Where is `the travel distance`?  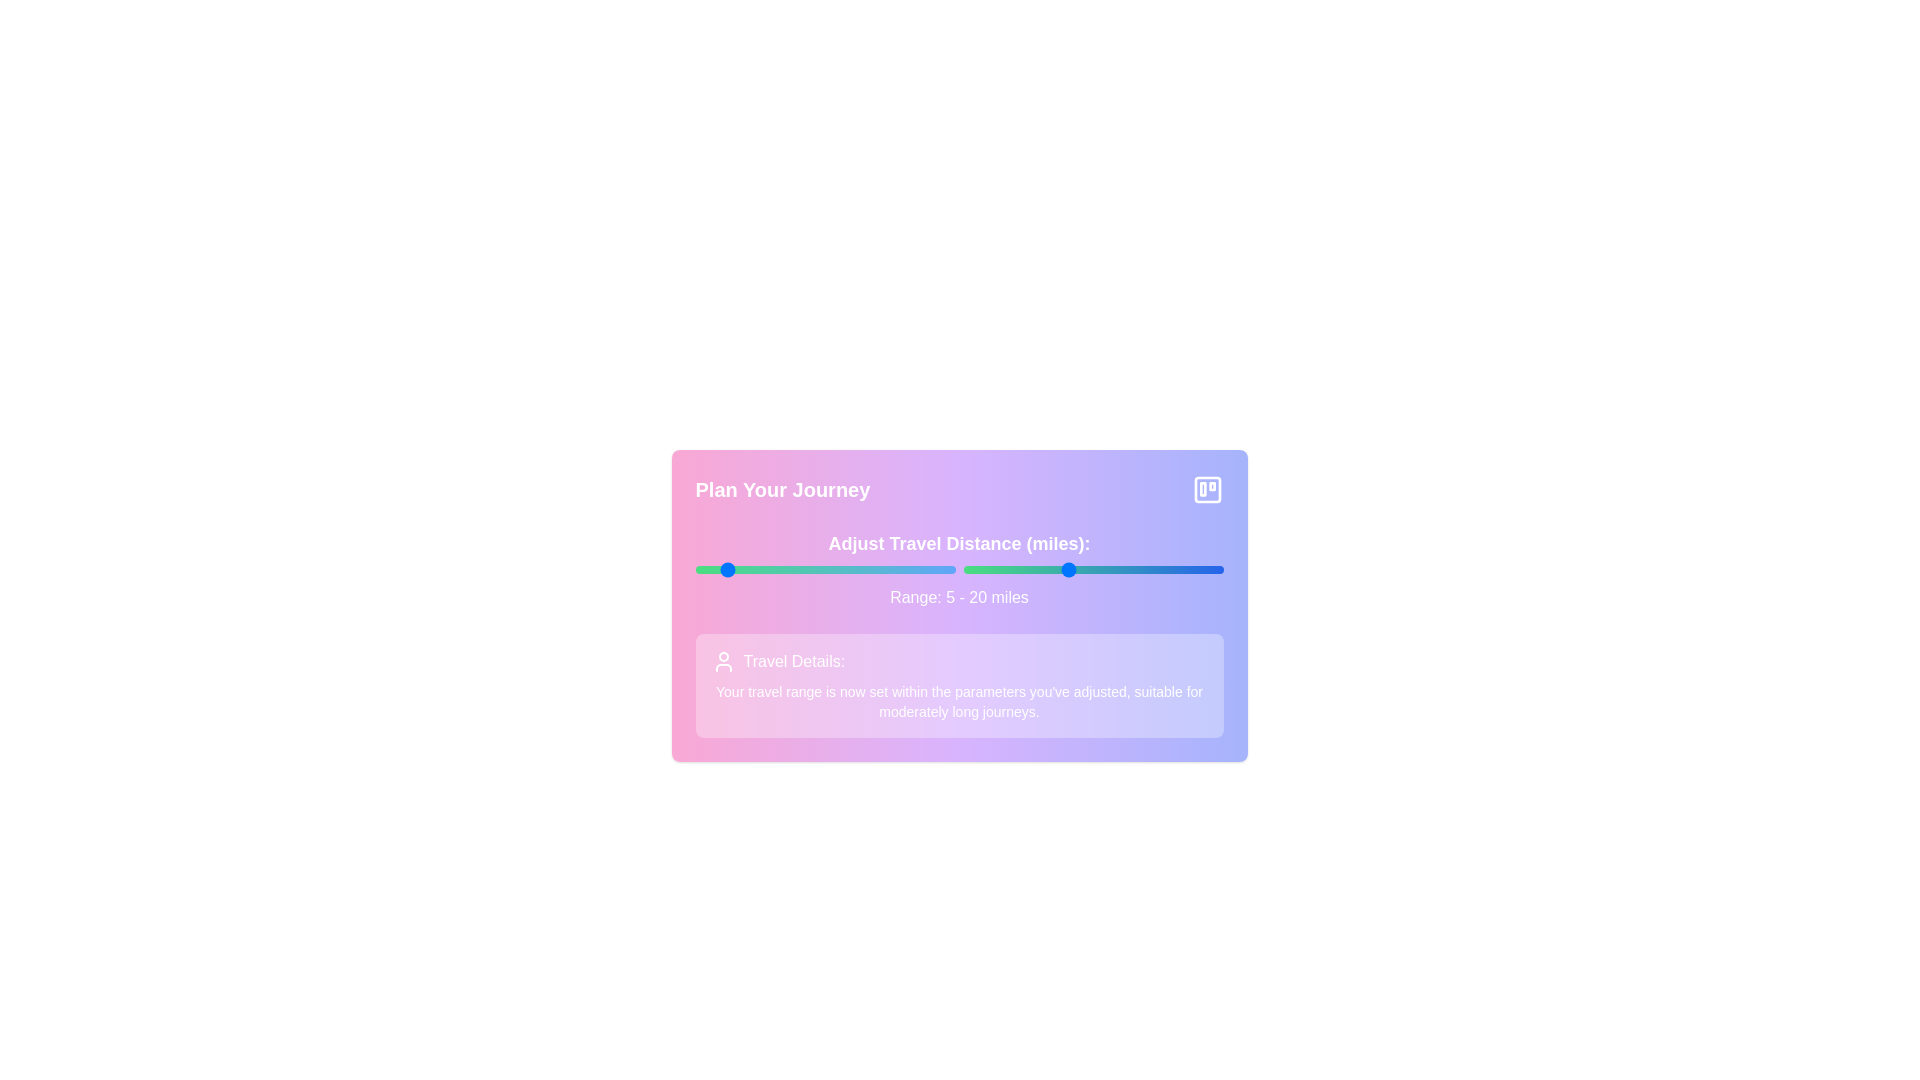 the travel distance is located at coordinates (979, 570).